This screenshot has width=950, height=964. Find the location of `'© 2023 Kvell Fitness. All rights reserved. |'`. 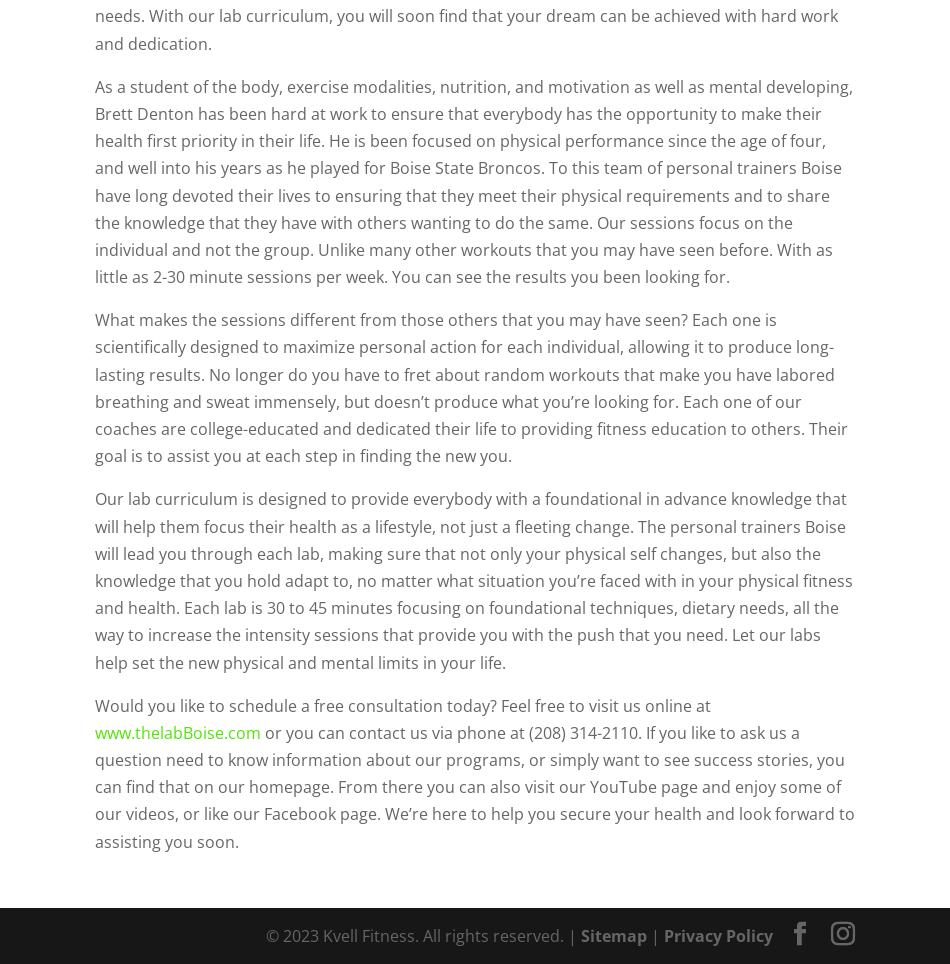

'© 2023 Kvell Fitness. All rights reserved. |' is located at coordinates (422, 934).